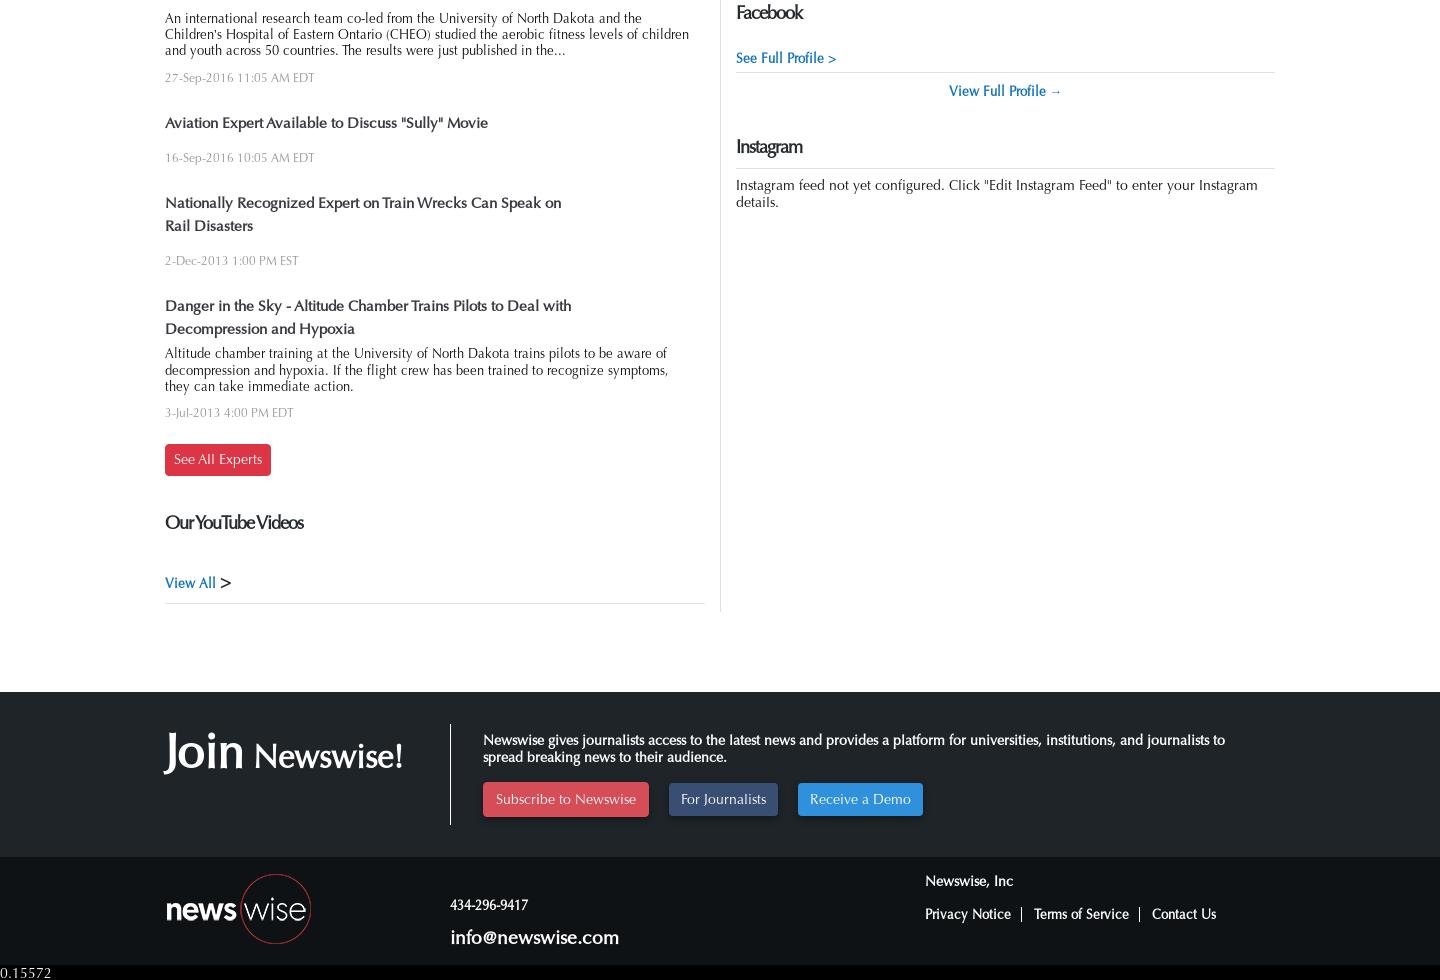 This screenshot has height=980, width=1440. What do you see at coordinates (734, 147) in the screenshot?
I see `'Instagram'` at bounding box center [734, 147].